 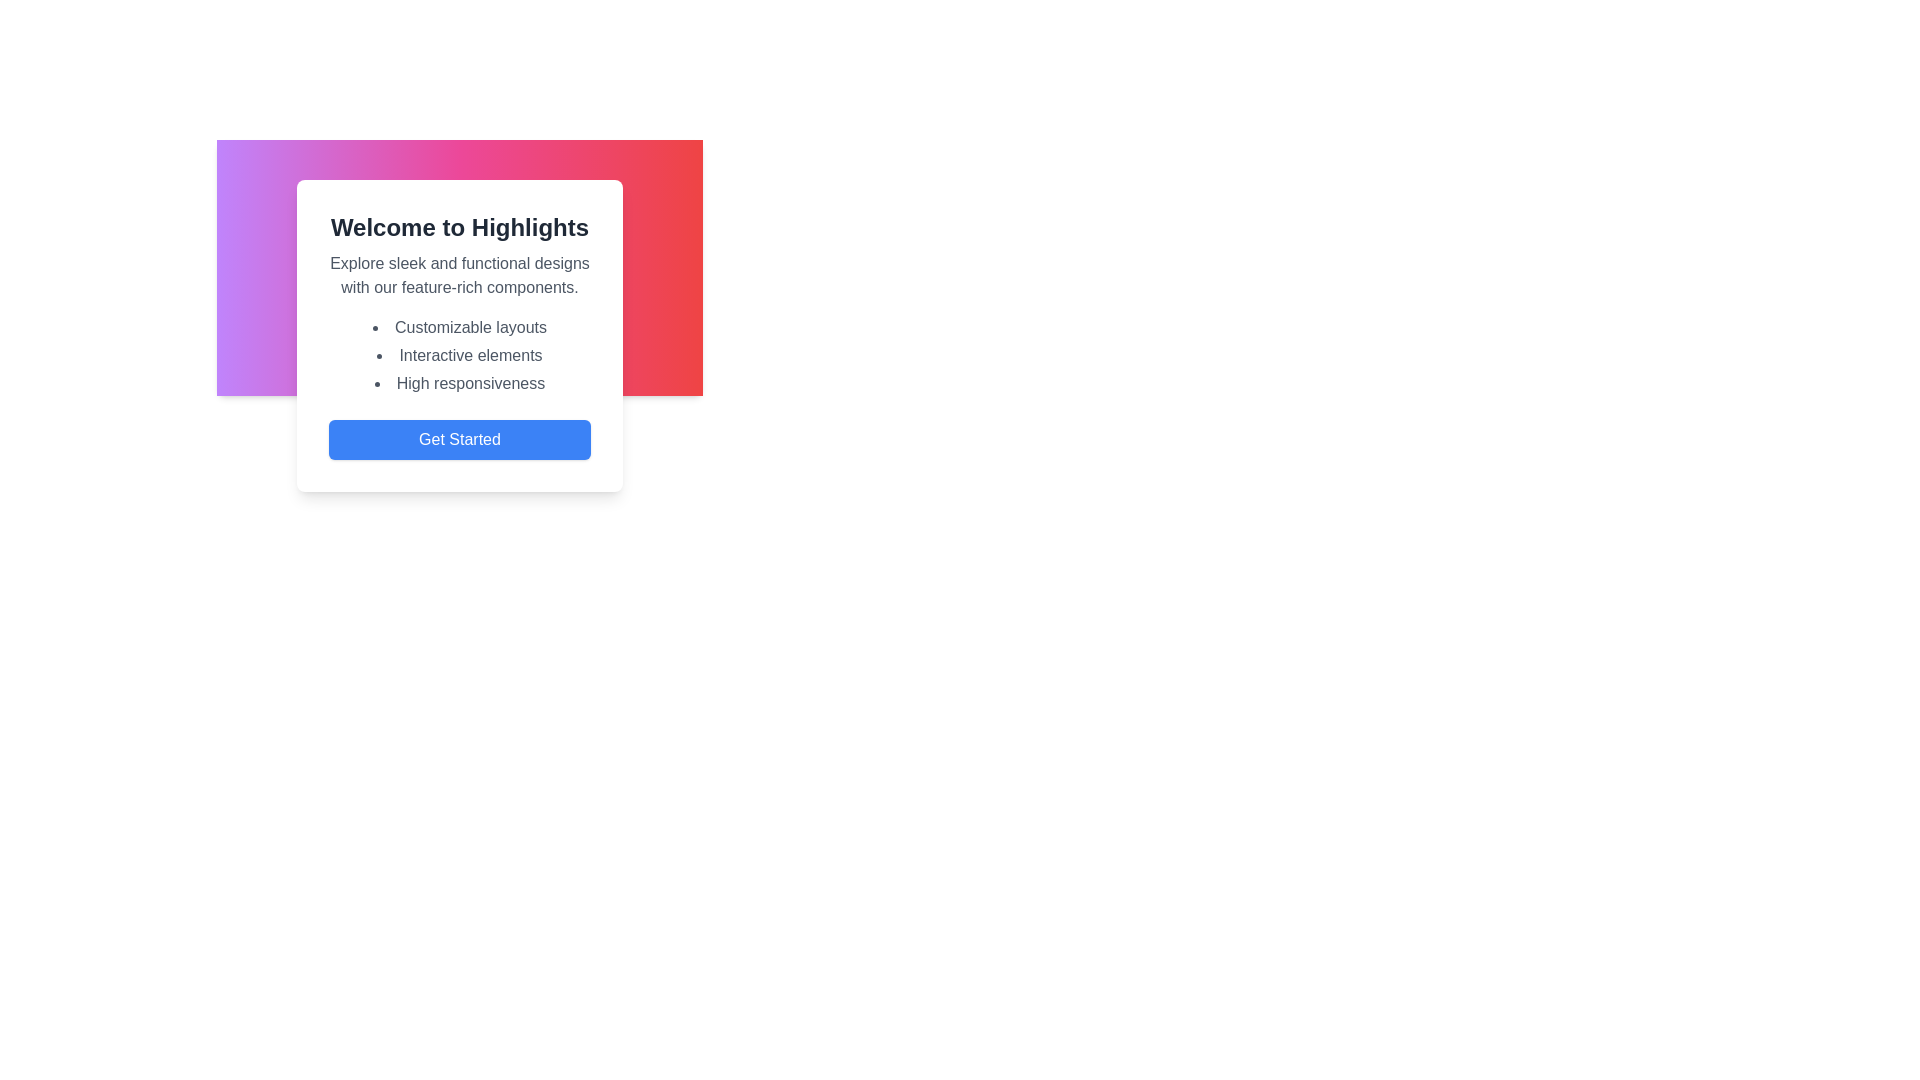 I want to click on the descriptive bullet point regarding 'High responsiveness' in the third item of the list under the heading 'Welcome to Highlights.', so click(x=459, y=384).